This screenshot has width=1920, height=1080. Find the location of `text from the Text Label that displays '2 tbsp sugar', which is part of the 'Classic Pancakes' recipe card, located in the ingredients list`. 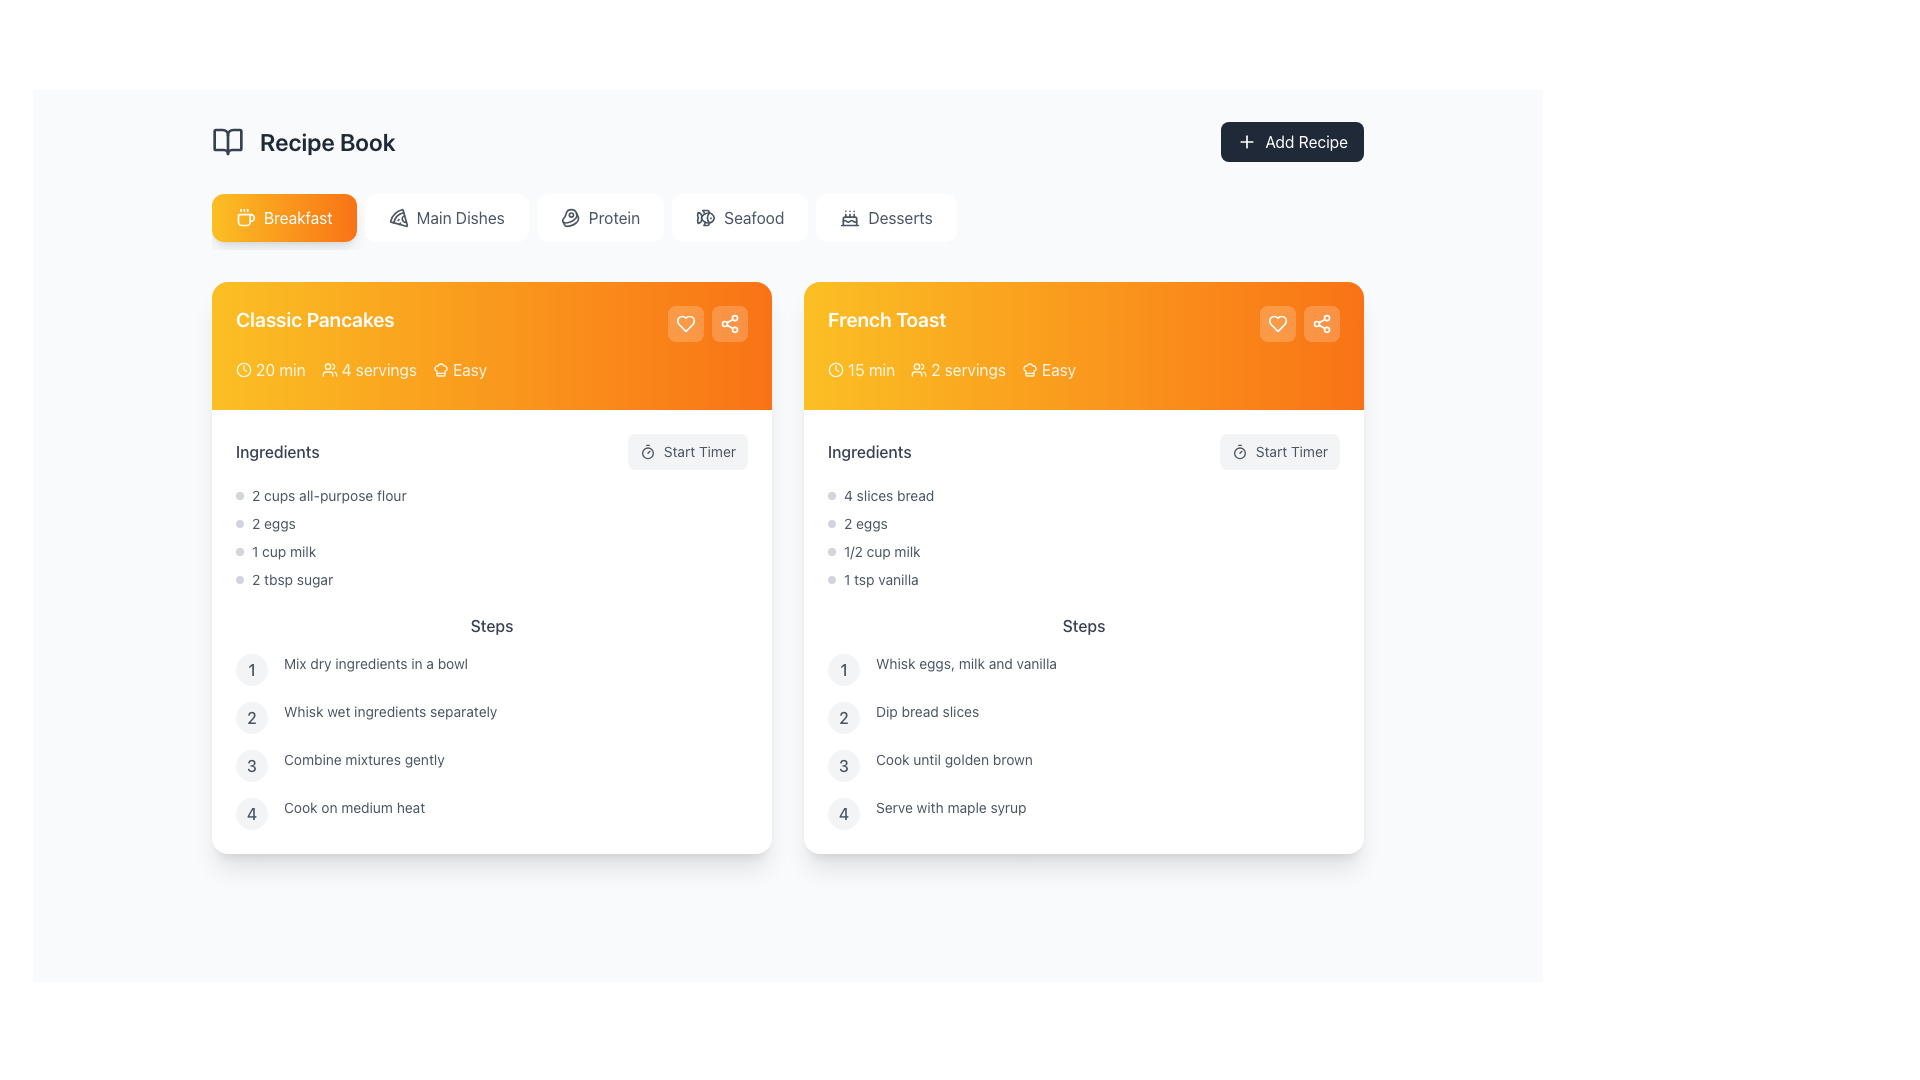

text from the Text Label that displays '2 tbsp sugar', which is part of the 'Classic Pancakes' recipe card, located in the ingredients list is located at coordinates (291, 579).